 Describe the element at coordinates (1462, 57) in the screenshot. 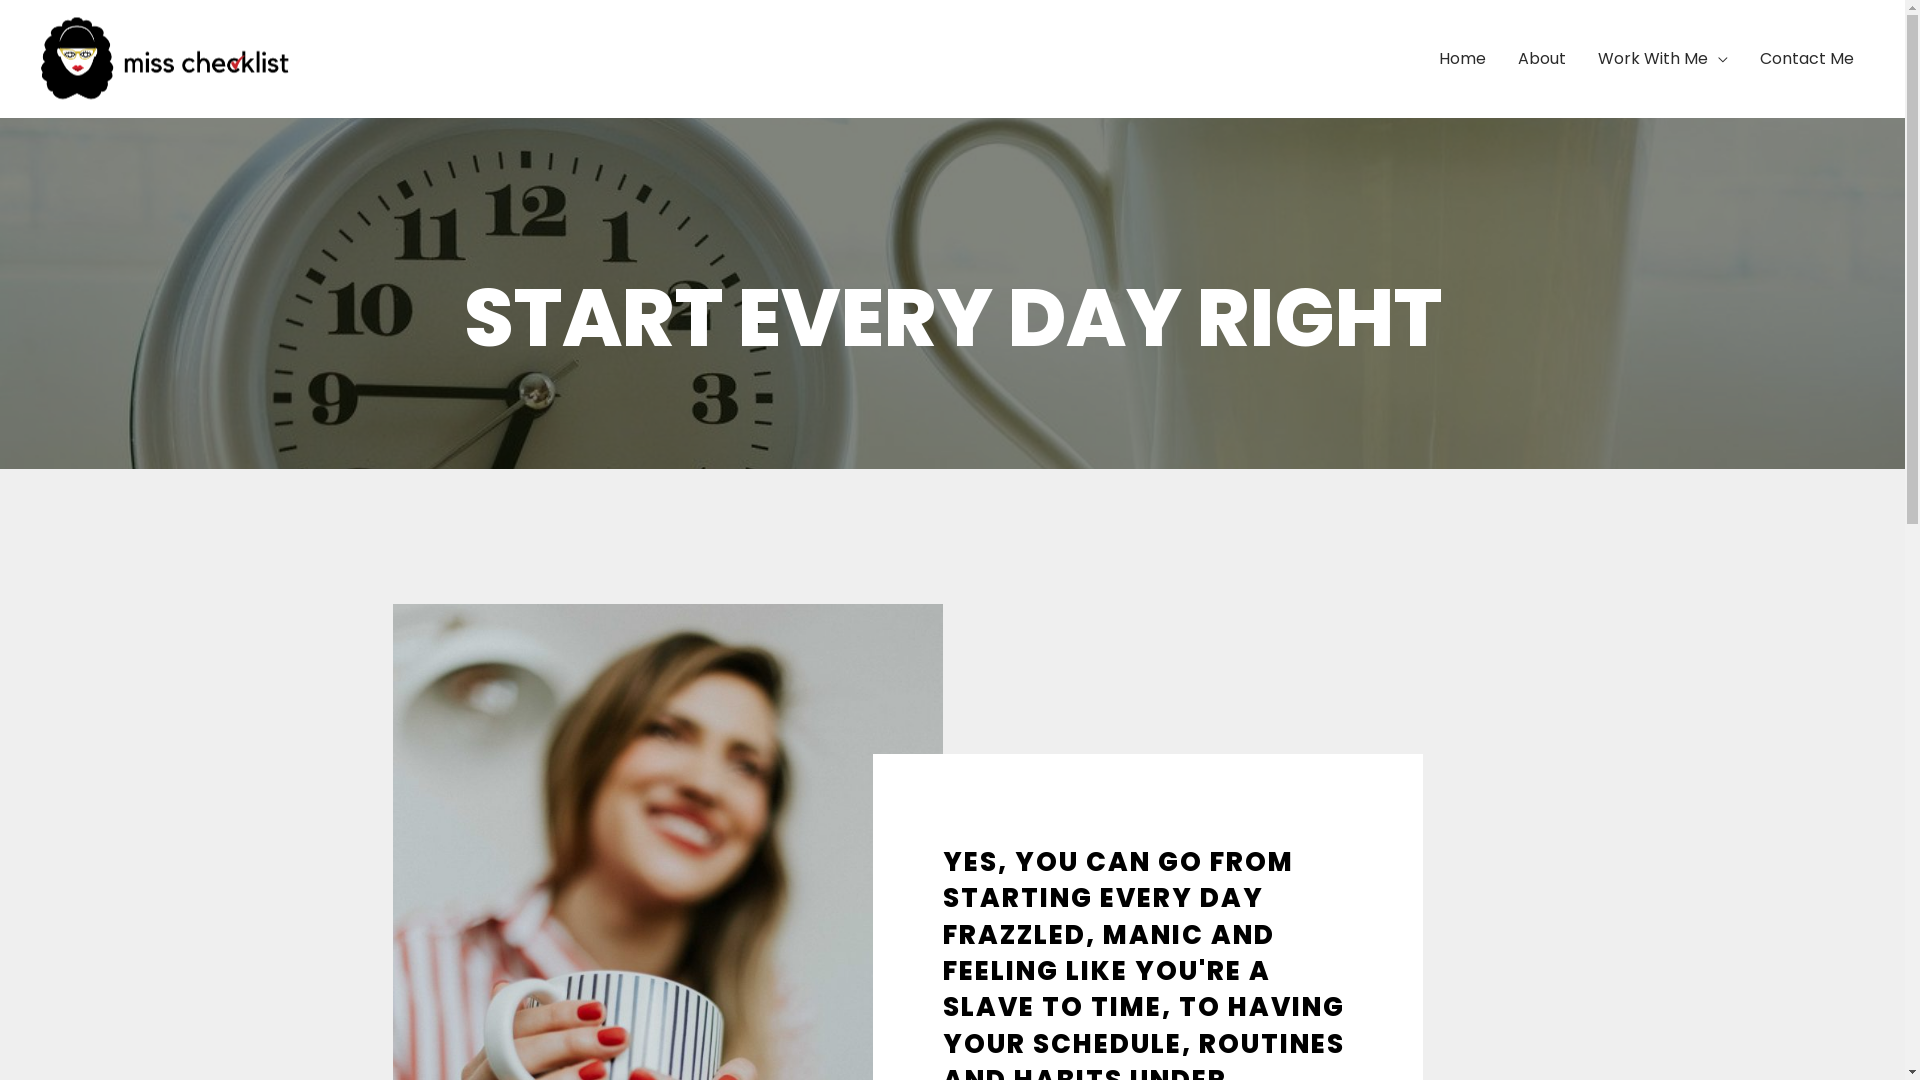

I see `'Home'` at that location.